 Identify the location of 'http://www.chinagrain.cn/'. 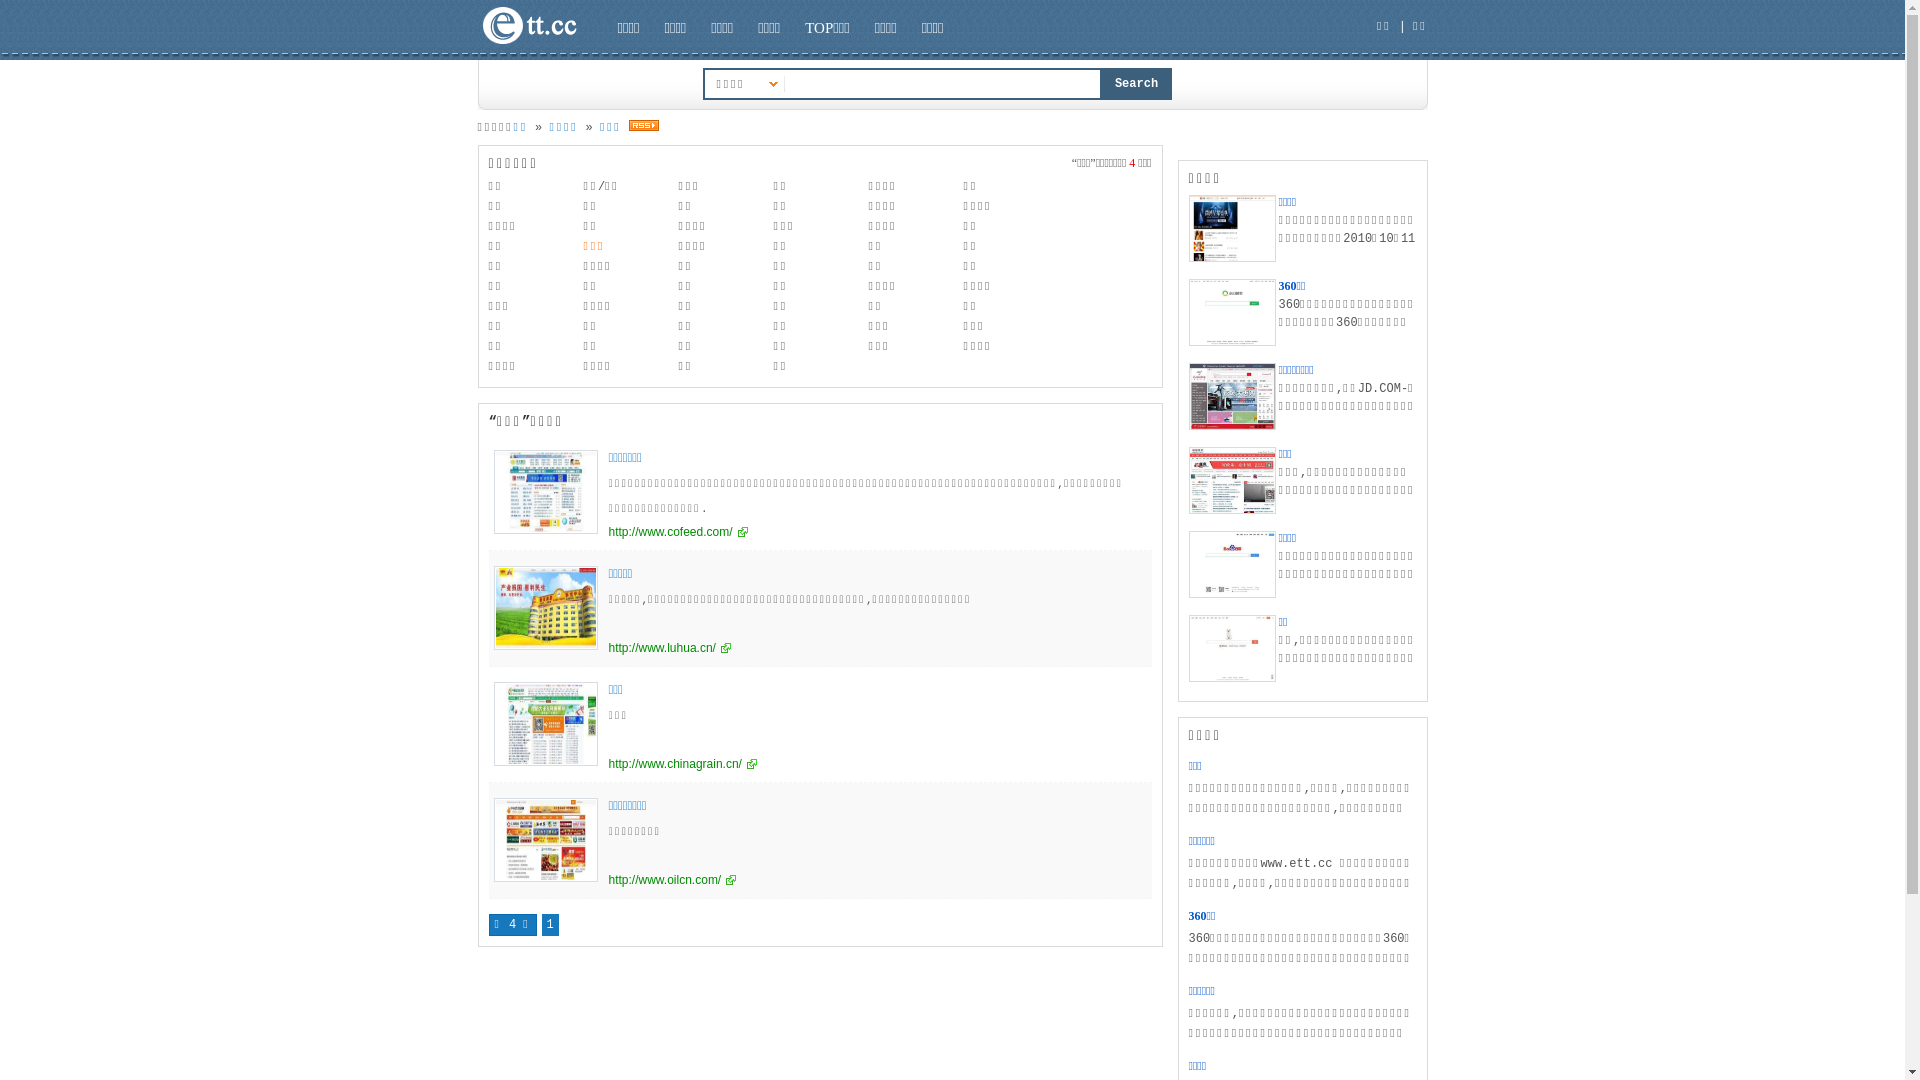
(607, 763).